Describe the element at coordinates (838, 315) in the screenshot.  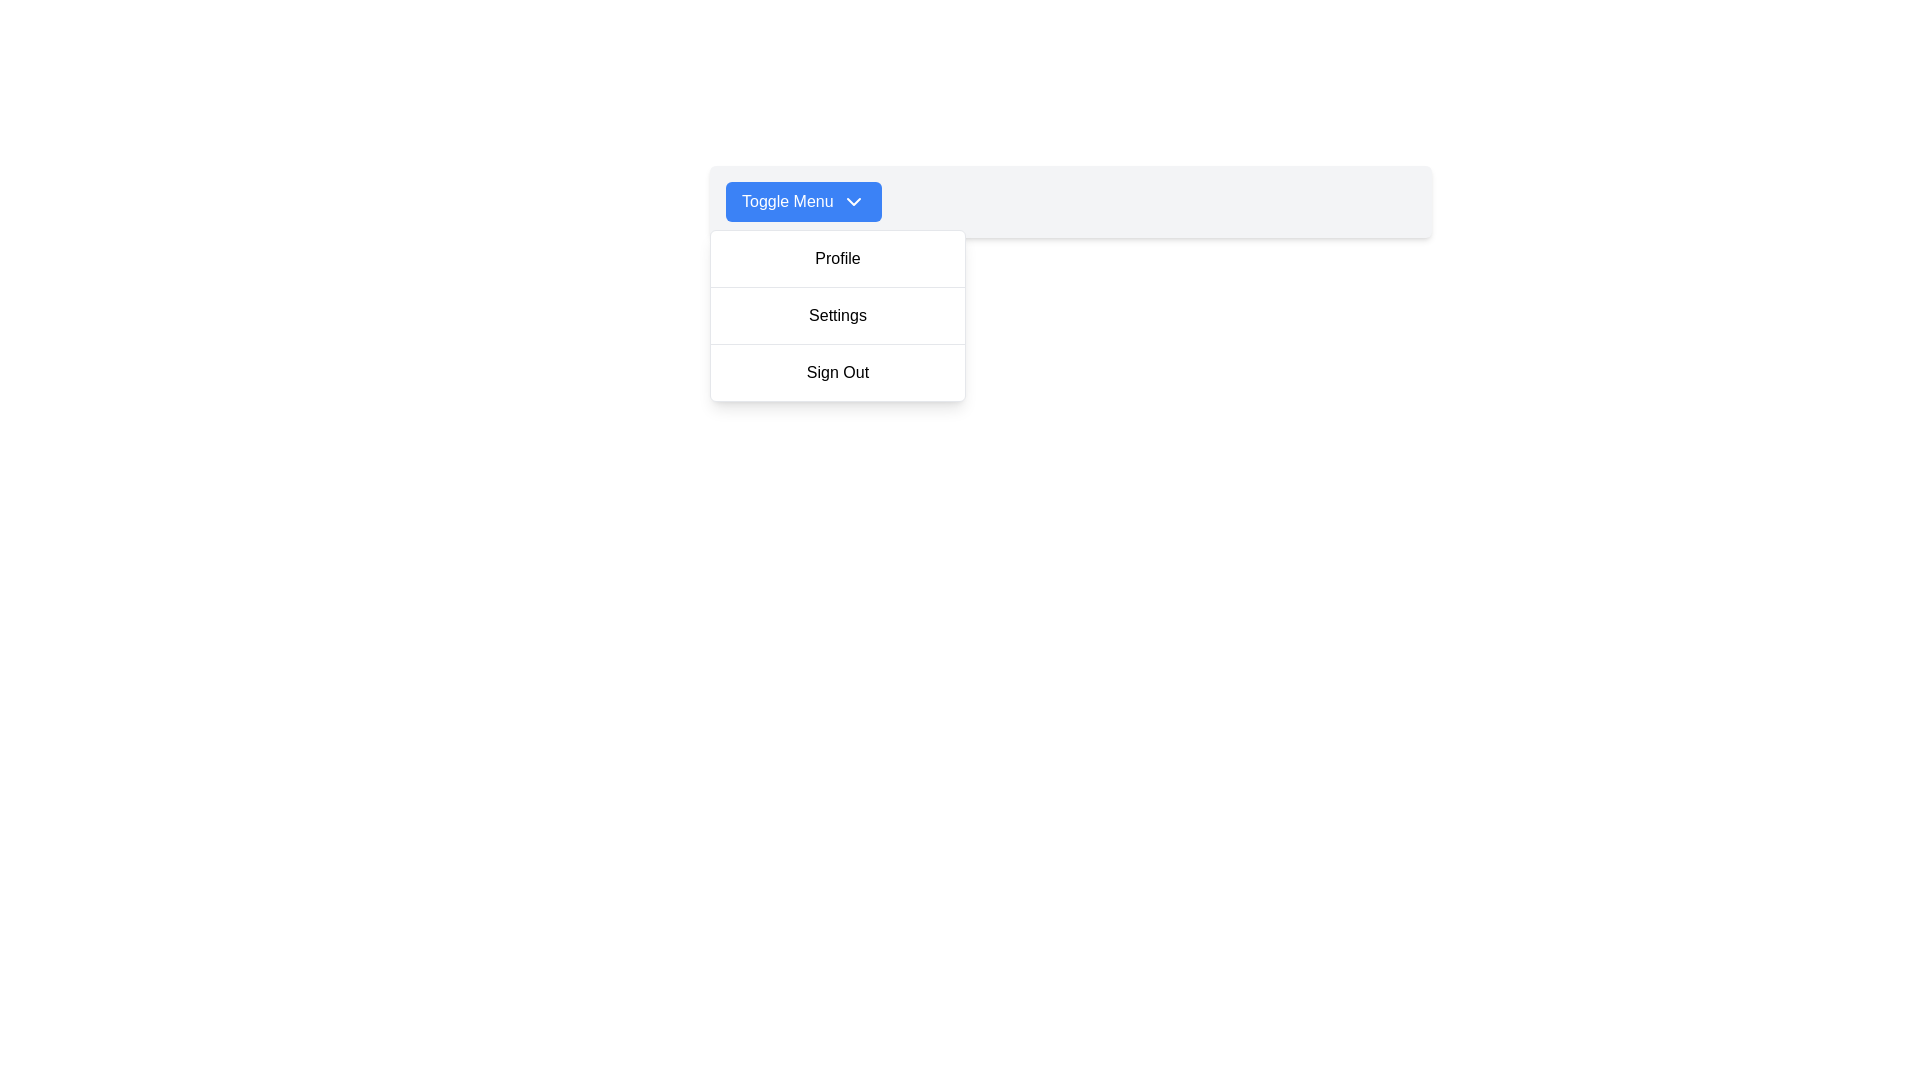
I see `the 'Settings' button` at that location.